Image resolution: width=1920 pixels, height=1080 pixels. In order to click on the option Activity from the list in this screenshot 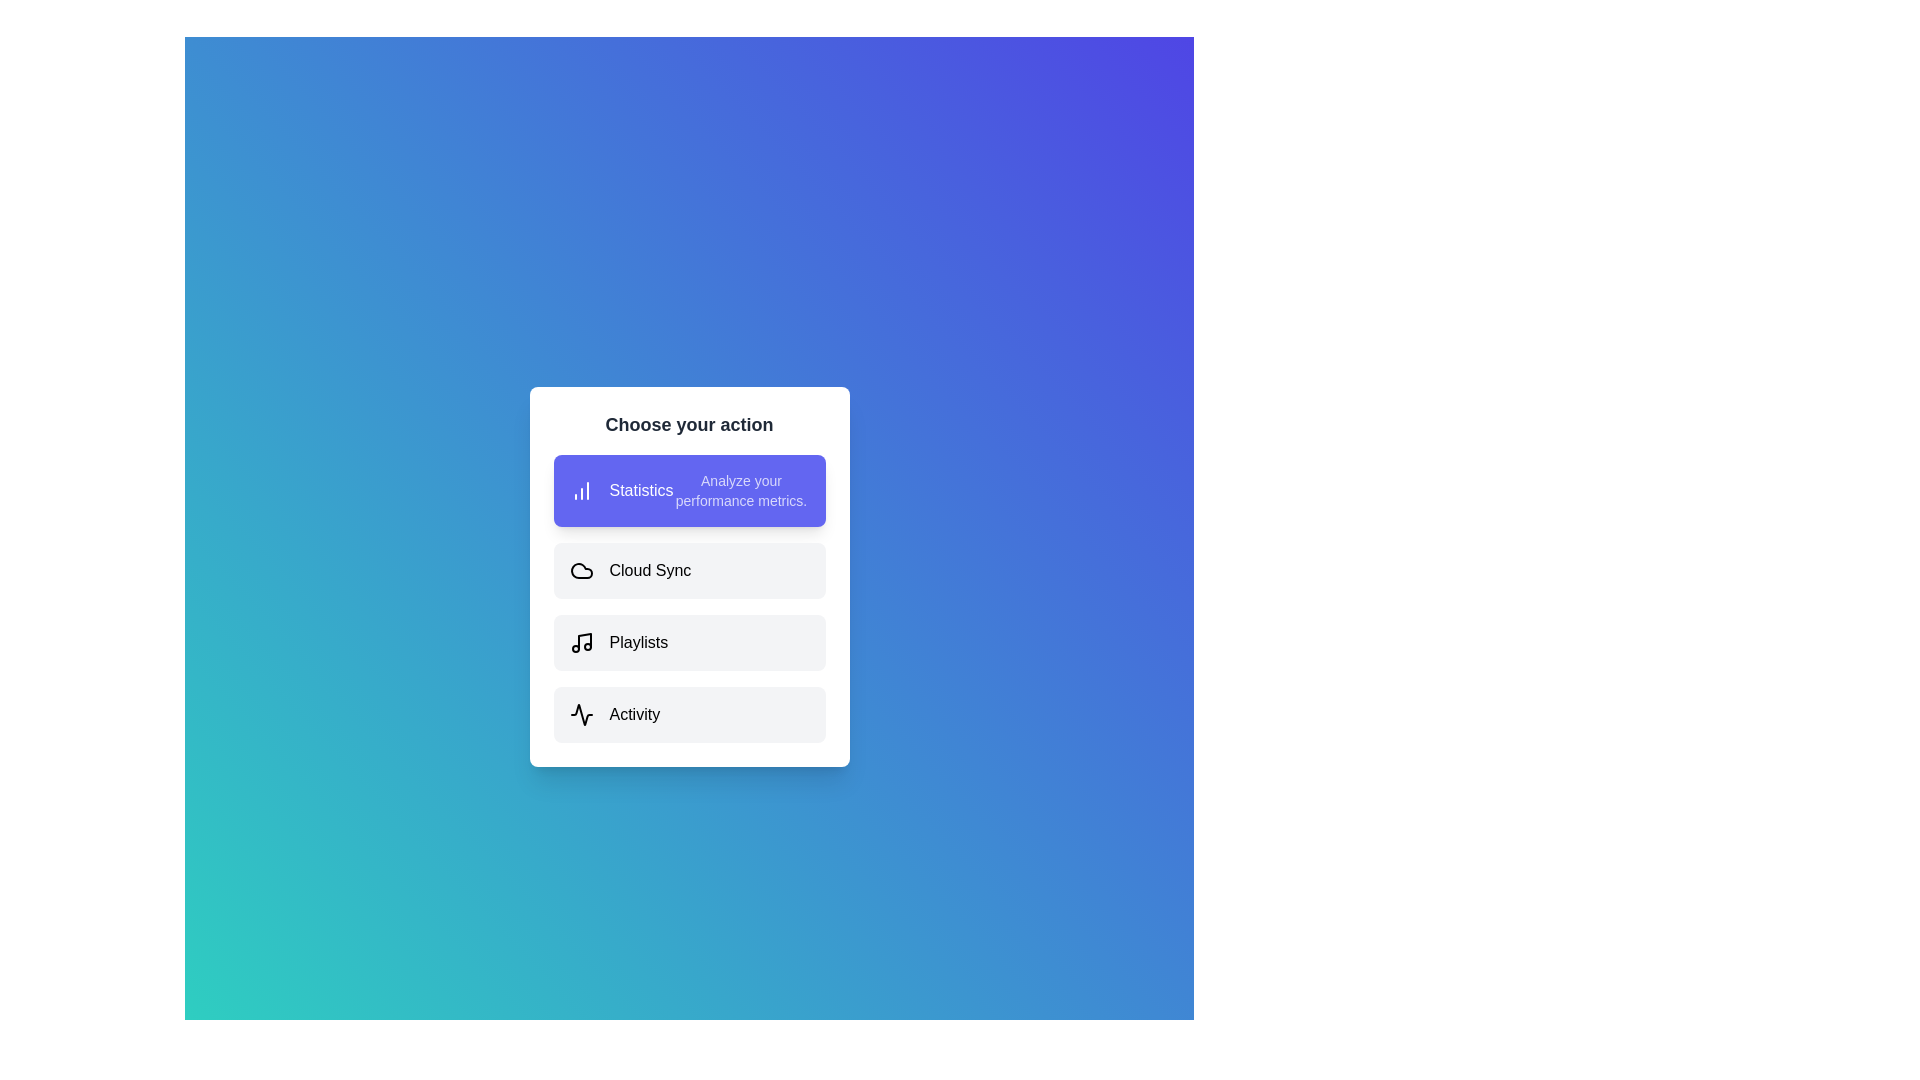, I will do `click(689, 713)`.